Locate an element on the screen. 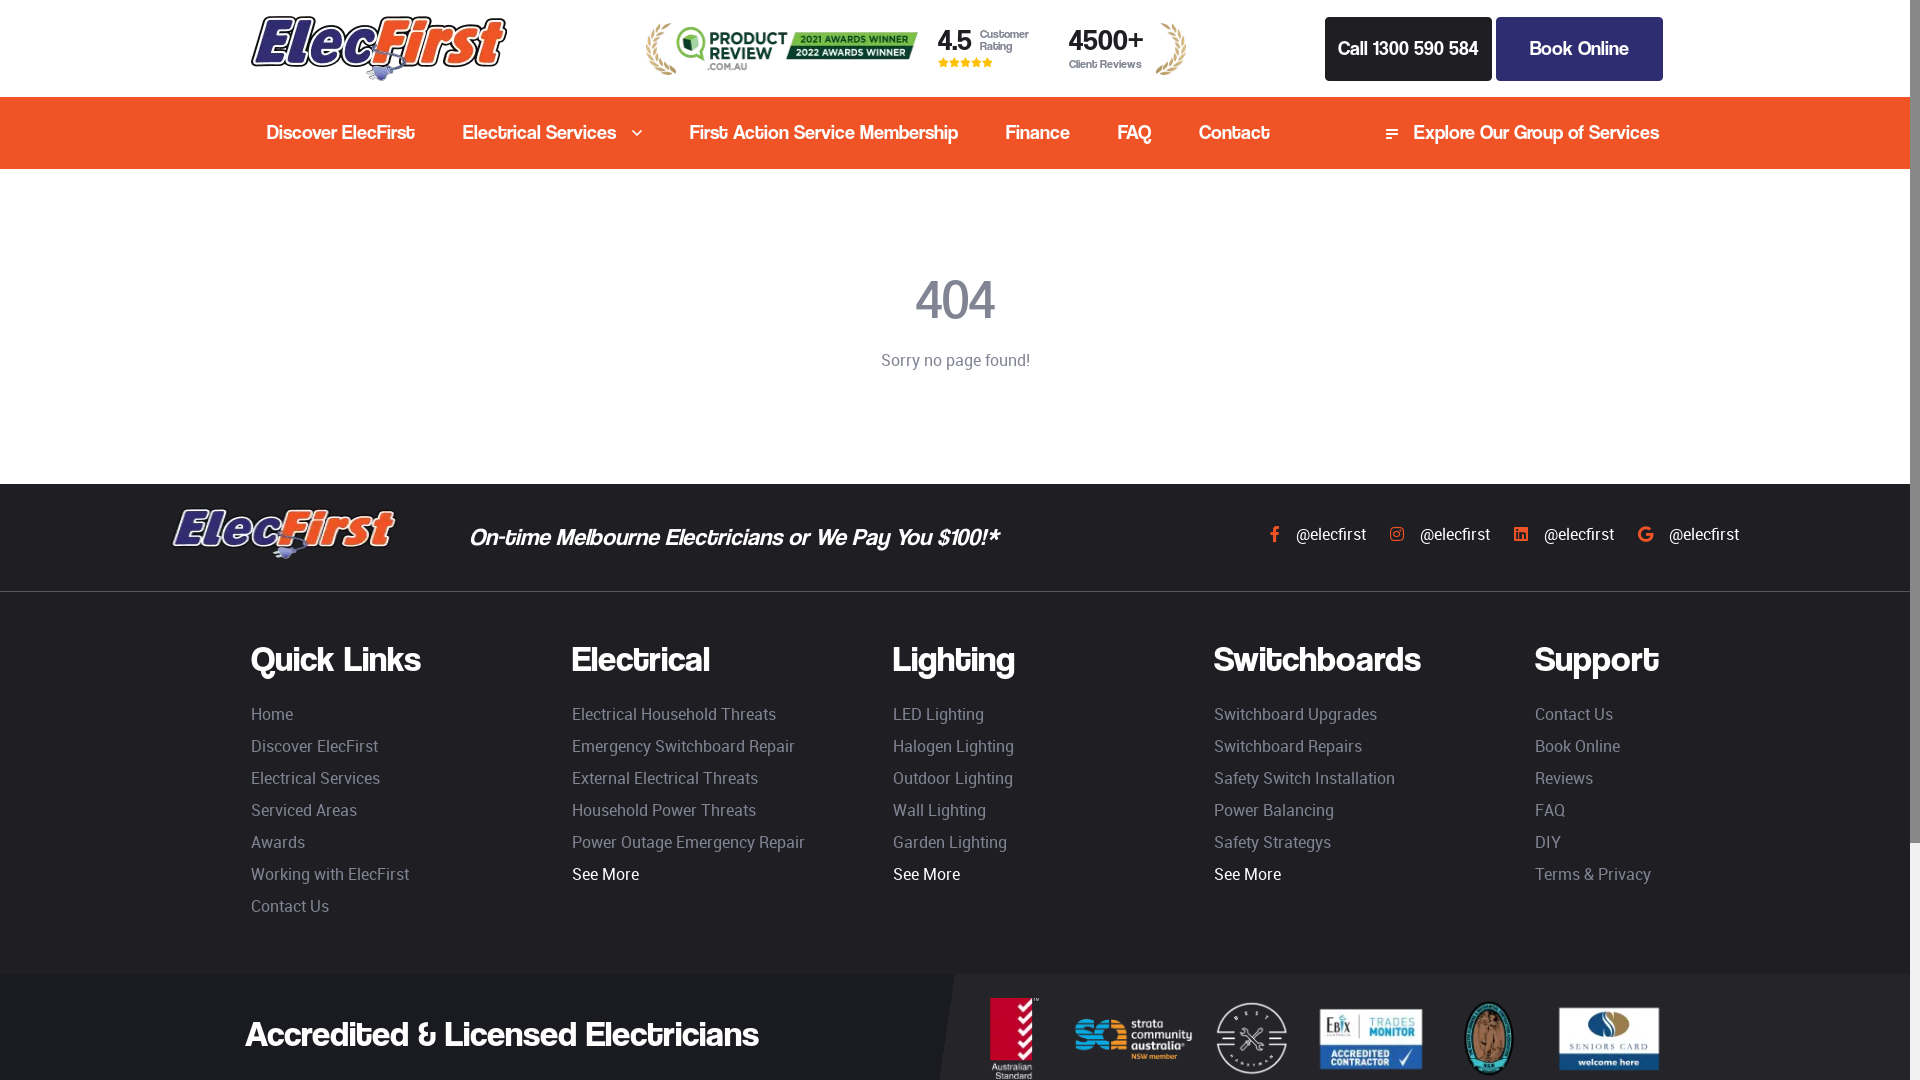  'Electrical Household Threats' is located at coordinates (673, 712).